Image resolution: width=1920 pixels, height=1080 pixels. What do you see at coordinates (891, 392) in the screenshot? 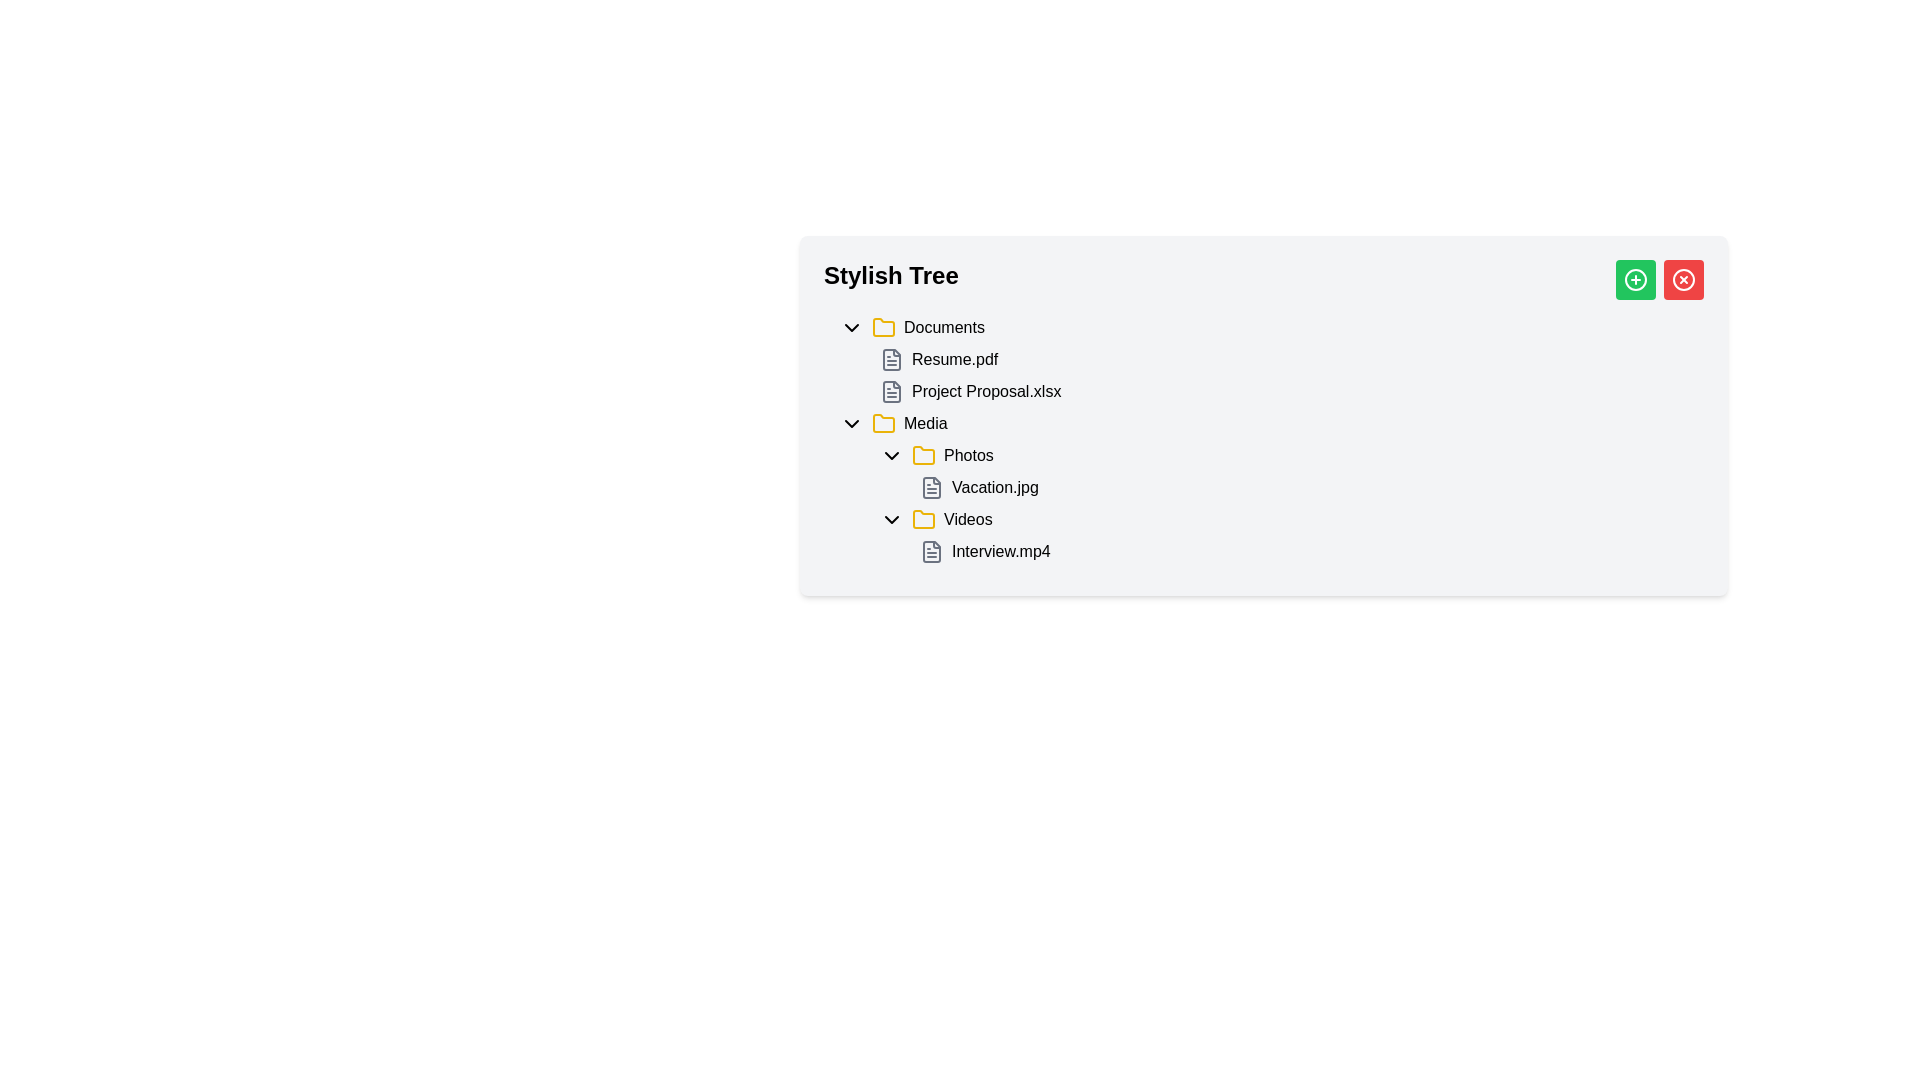
I see `the File icon representing a document, which is styled with a gray outline and has a folded corner, located next to 'Resume.pdf' under 'Documents' in the tree structure` at bounding box center [891, 392].